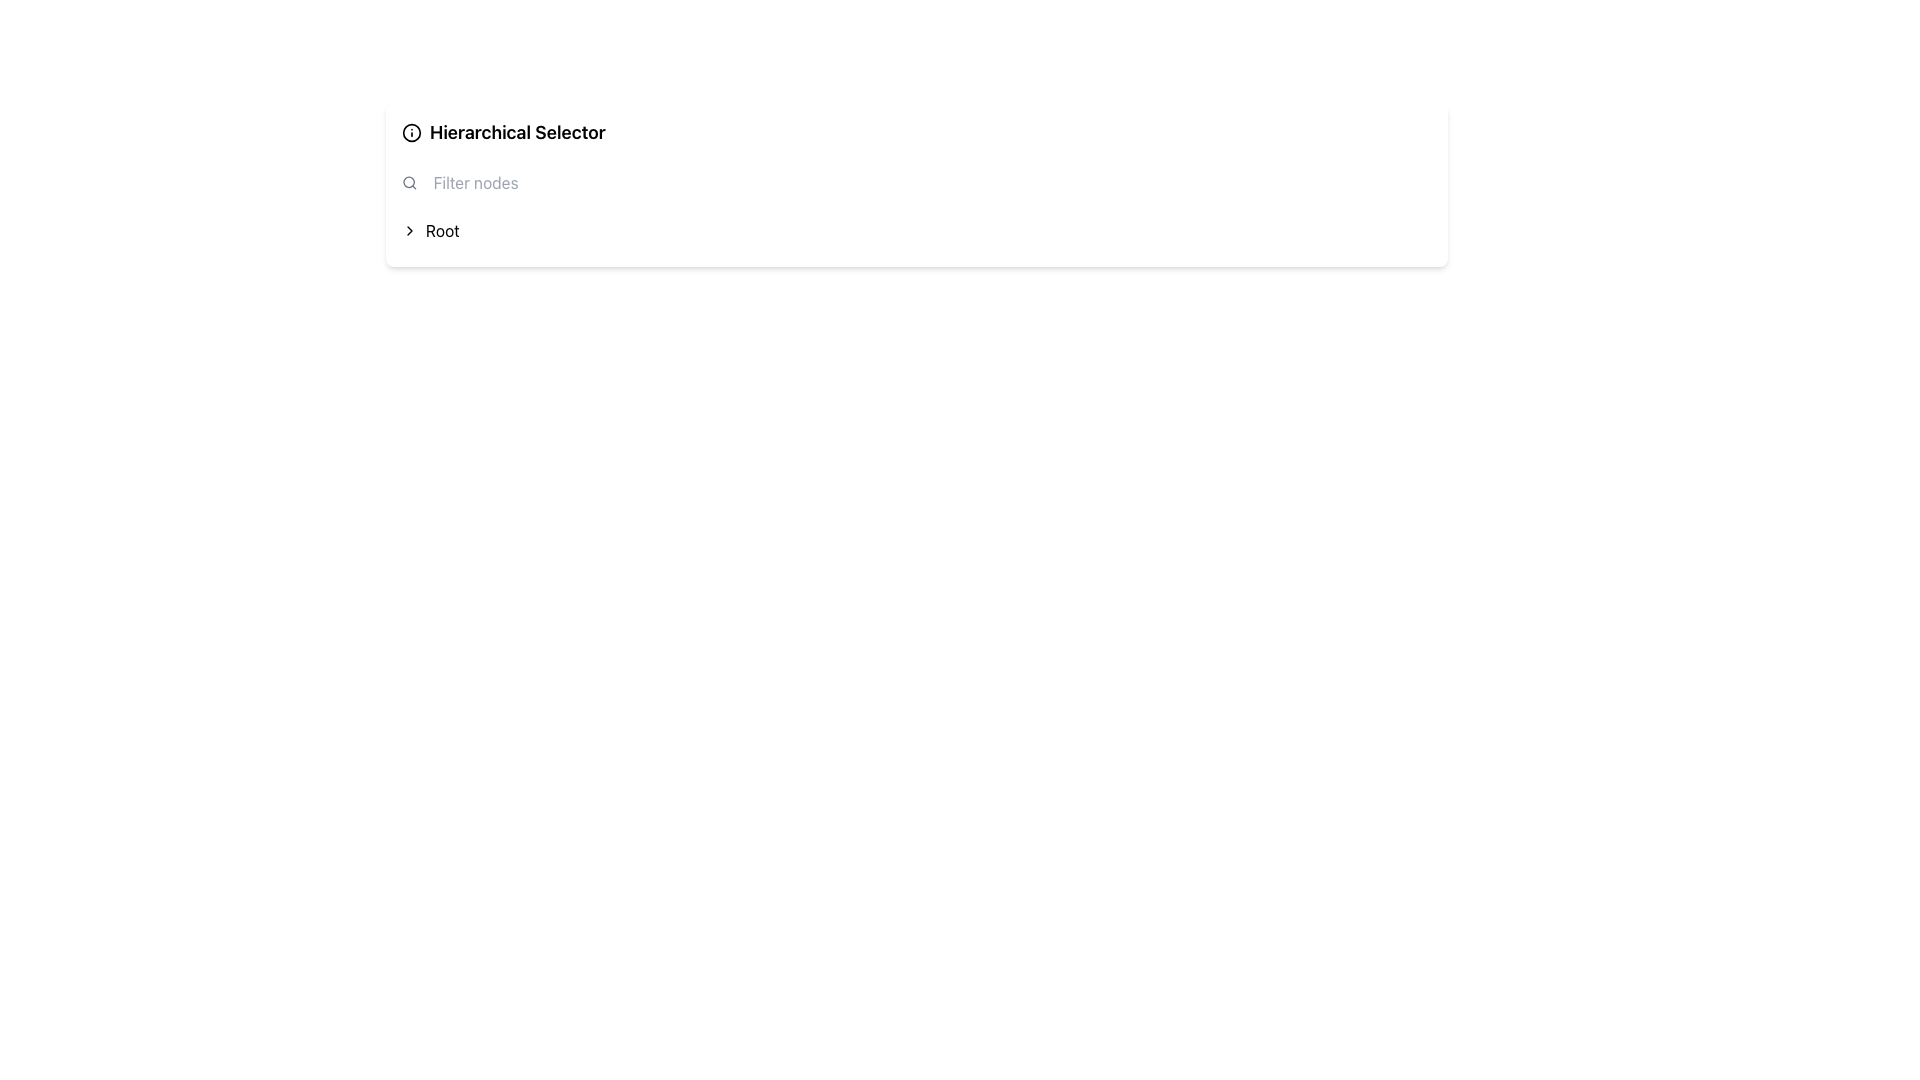 Image resolution: width=1920 pixels, height=1080 pixels. I want to click on the decorative SVG circle element that highlights the 'Hierarchical Selector' feature icon, so click(411, 131).